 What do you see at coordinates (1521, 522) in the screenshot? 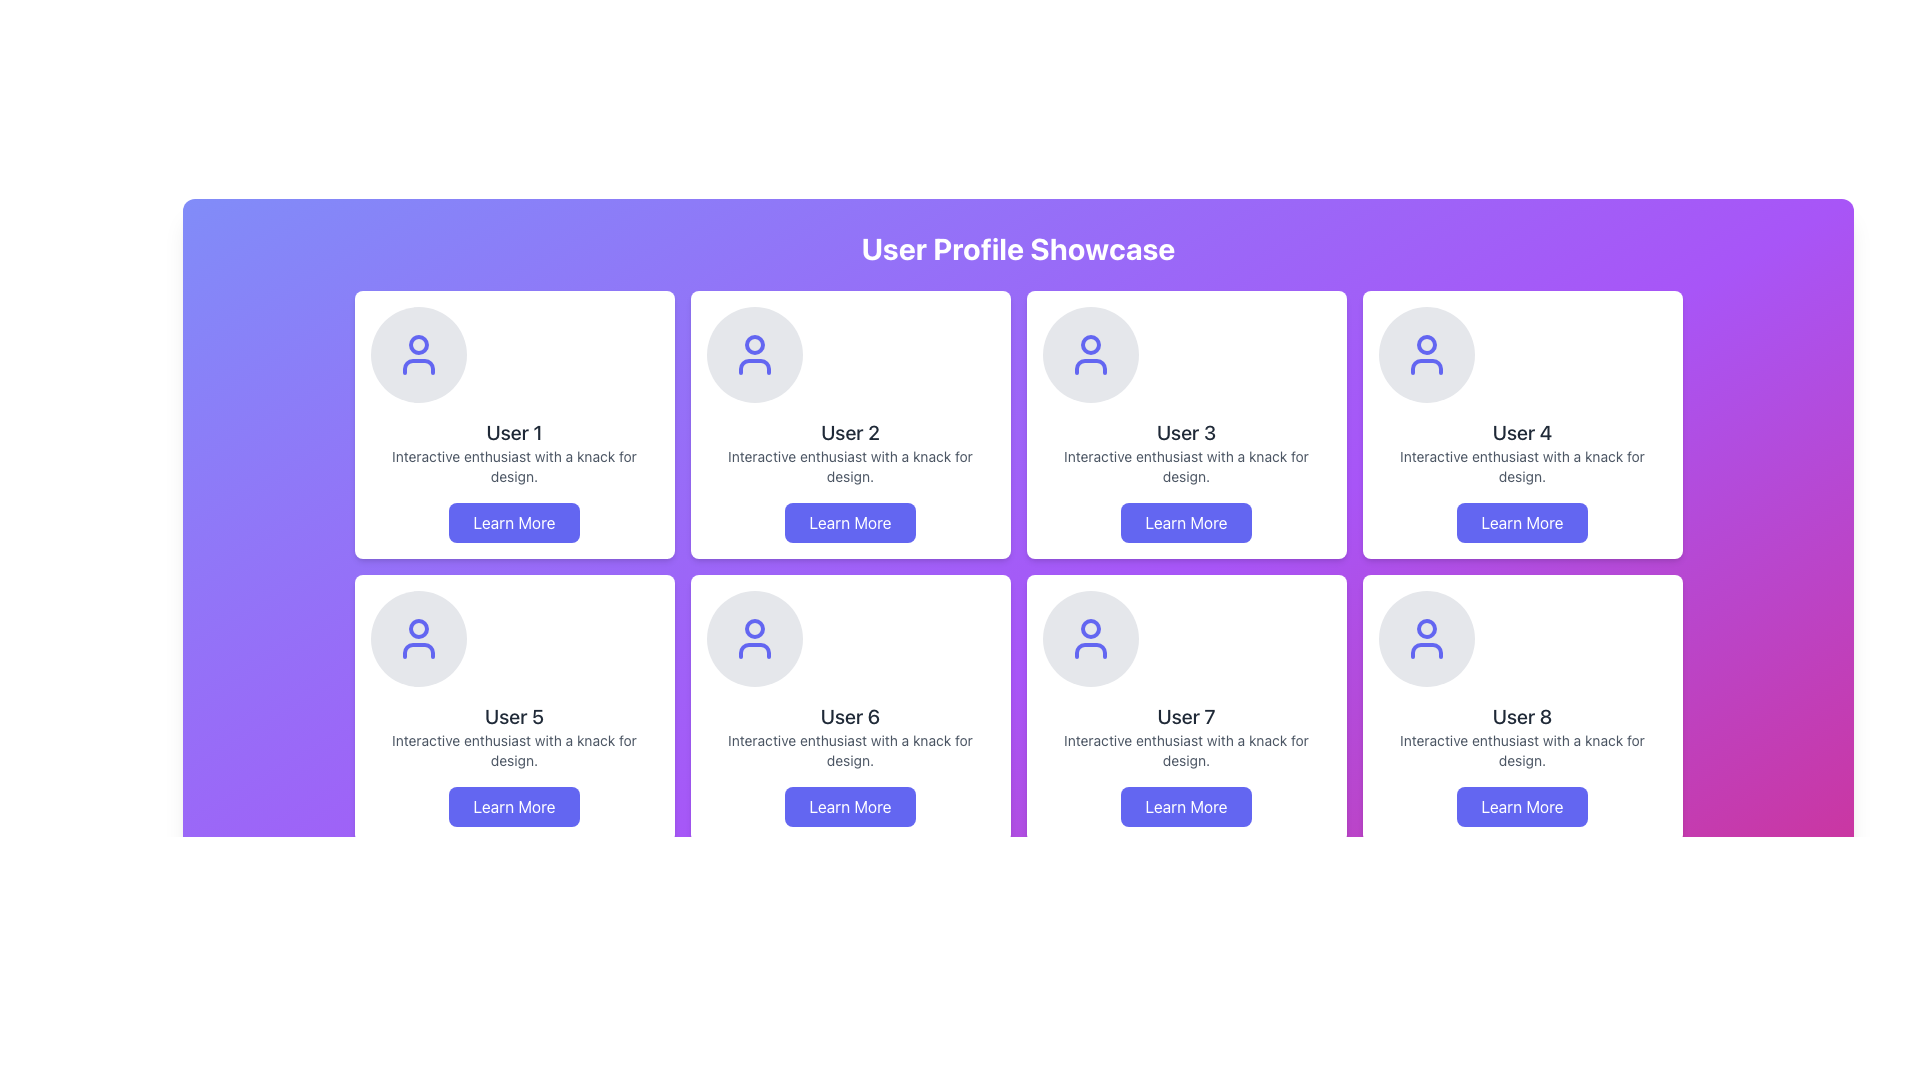
I see `the button that provides additional information about the 'User 4' profile` at bounding box center [1521, 522].